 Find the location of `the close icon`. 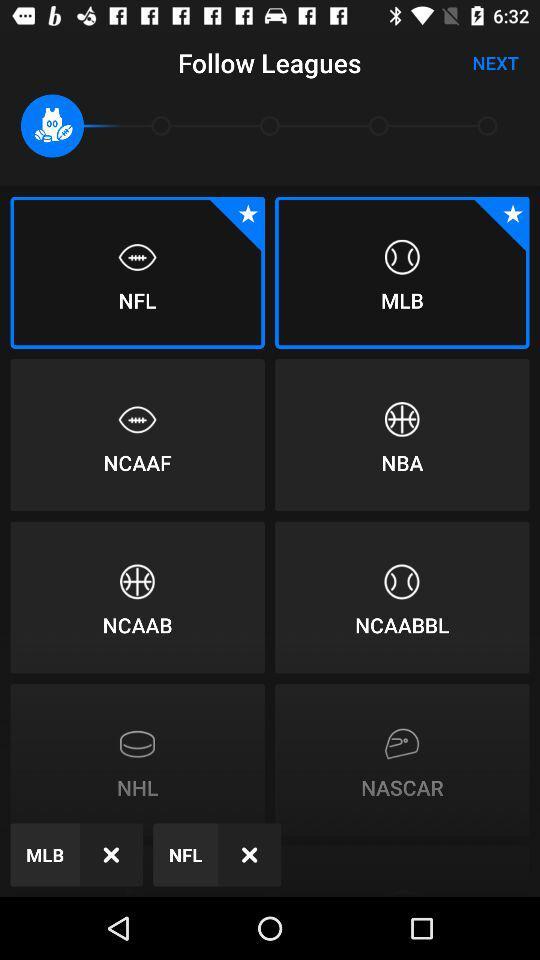

the close icon is located at coordinates (111, 853).